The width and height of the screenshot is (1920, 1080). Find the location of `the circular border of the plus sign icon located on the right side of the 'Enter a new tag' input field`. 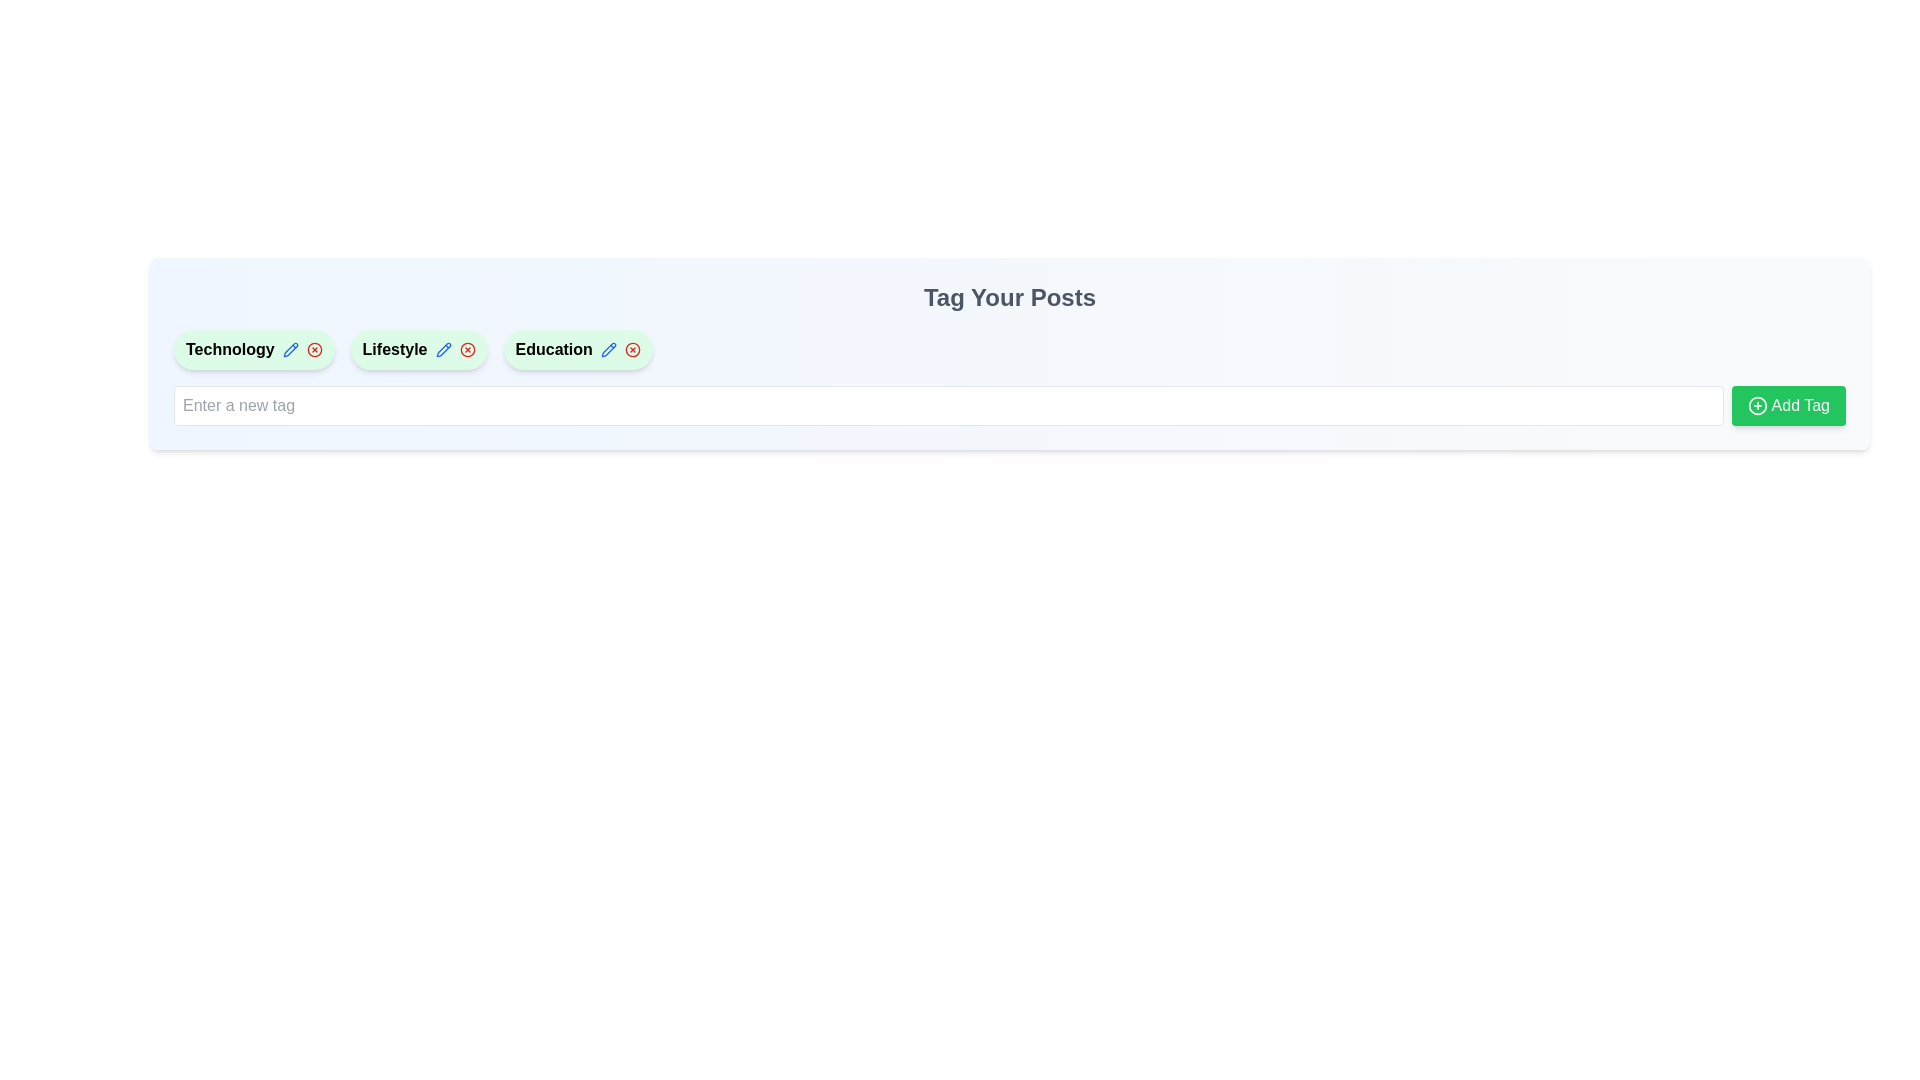

the circular border of the plus sign icon located on the right side of the 'Enter a new tag' input field is located at coordinates (1756, 405).